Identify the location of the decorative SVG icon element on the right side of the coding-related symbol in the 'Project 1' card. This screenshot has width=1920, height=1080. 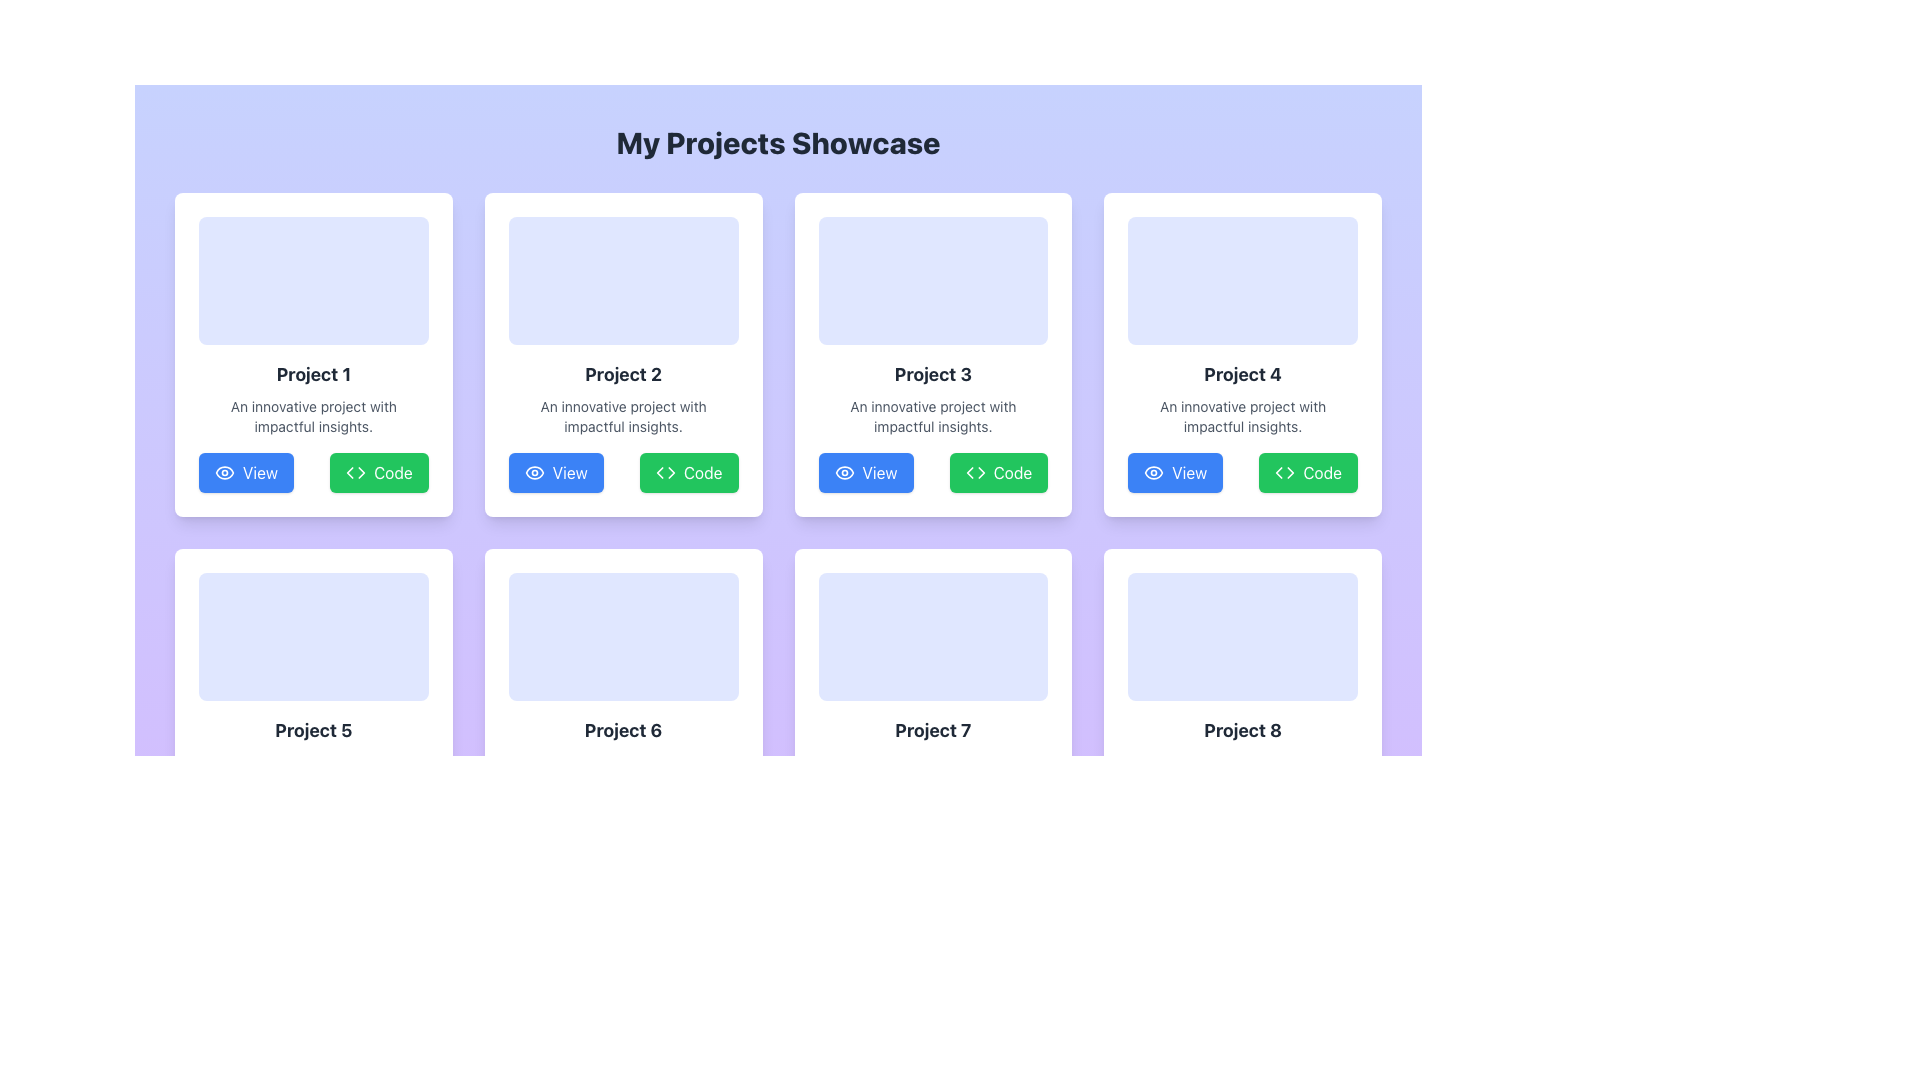
(361, 473).